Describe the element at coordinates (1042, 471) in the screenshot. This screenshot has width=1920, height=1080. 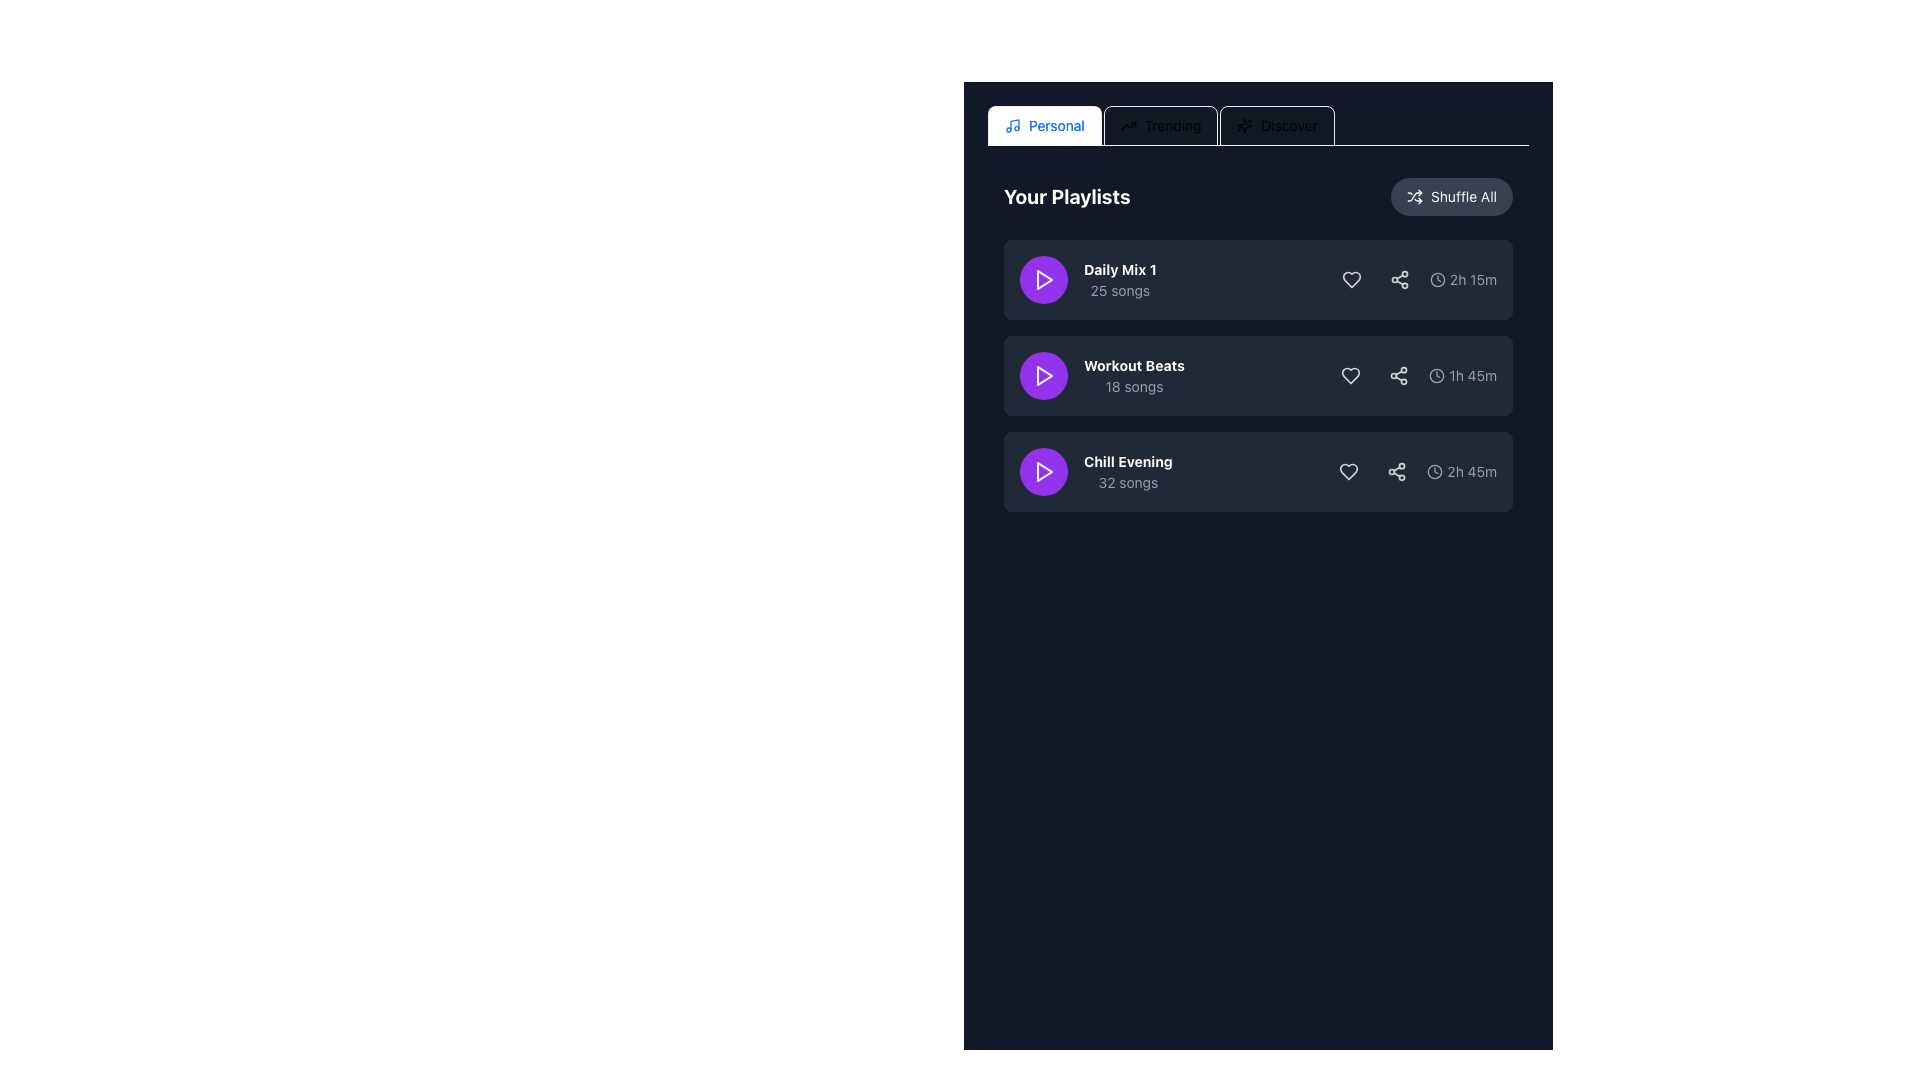
I see `the circular purple button with a white play icon at the center of the 'Chill Evening' playlist card to play the playlist` at that location.